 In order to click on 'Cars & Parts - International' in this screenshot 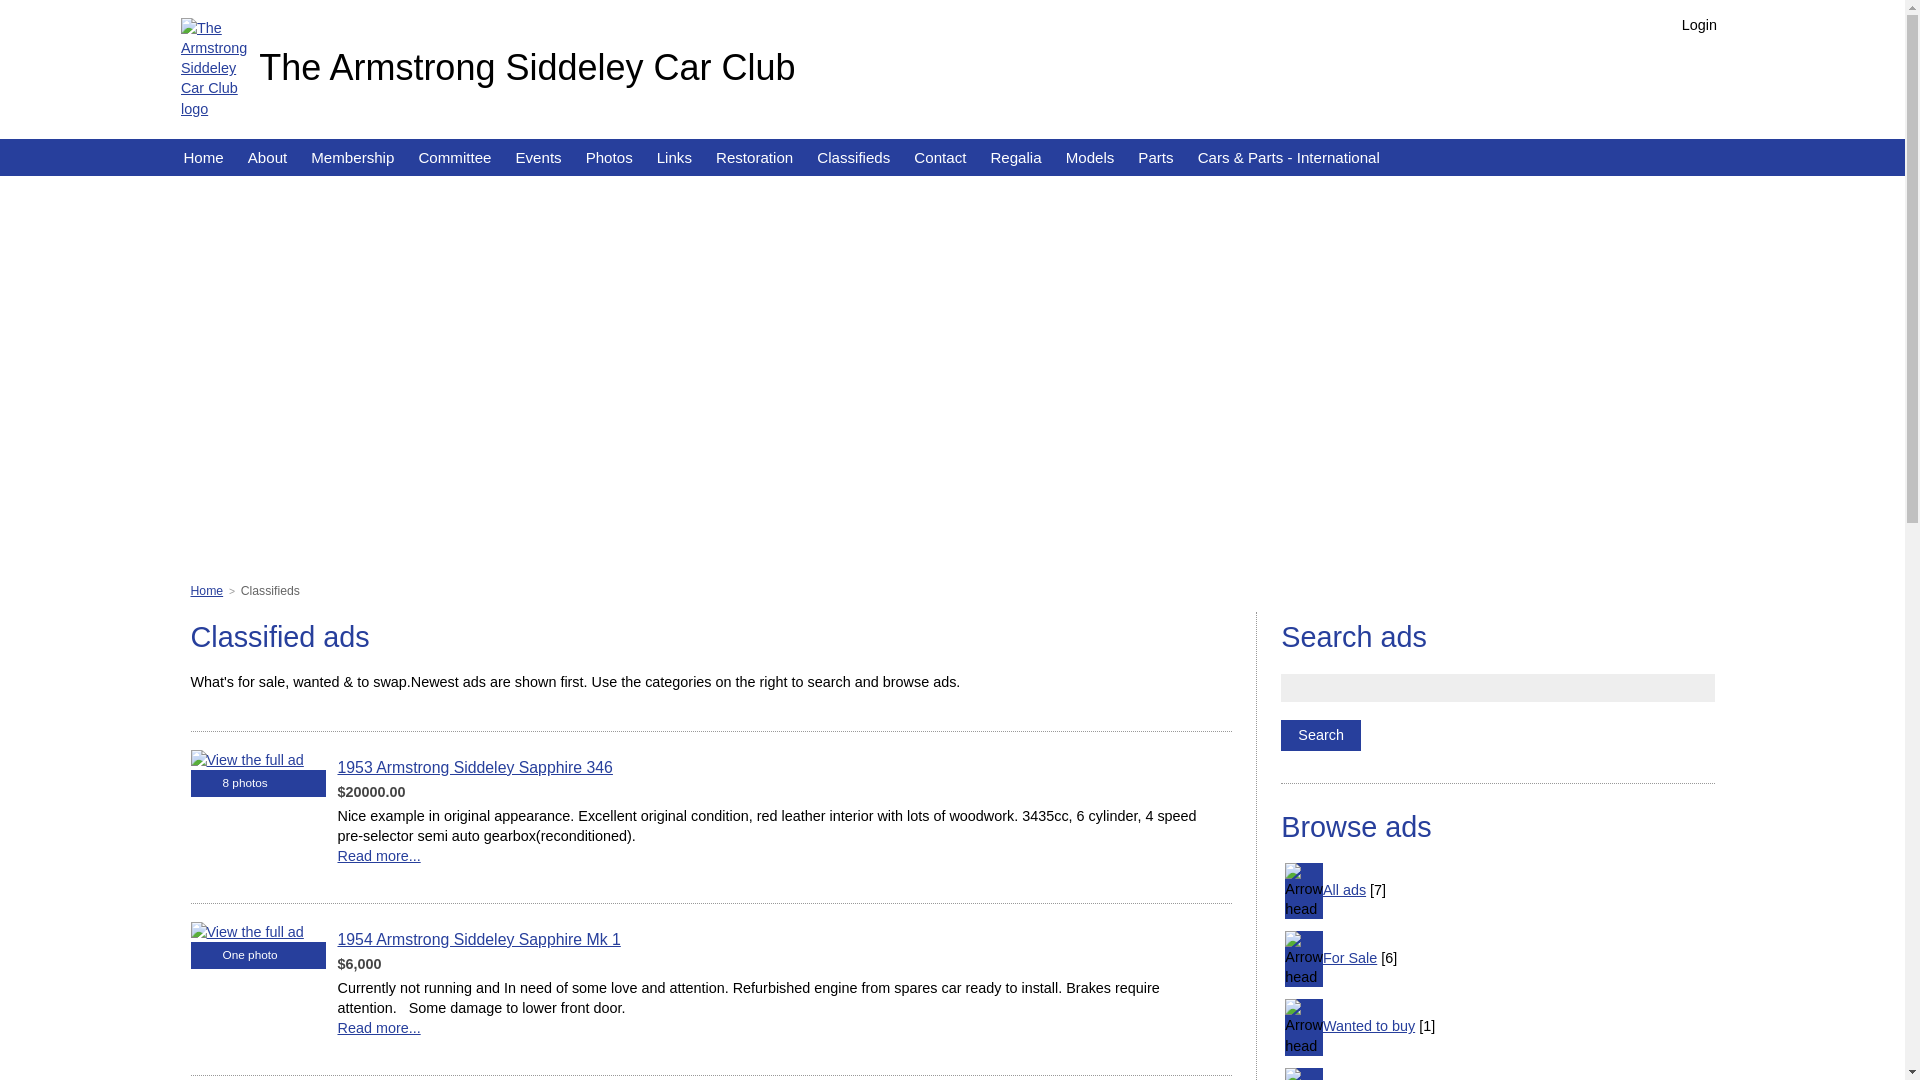, I will do `click(1185, 157)`.